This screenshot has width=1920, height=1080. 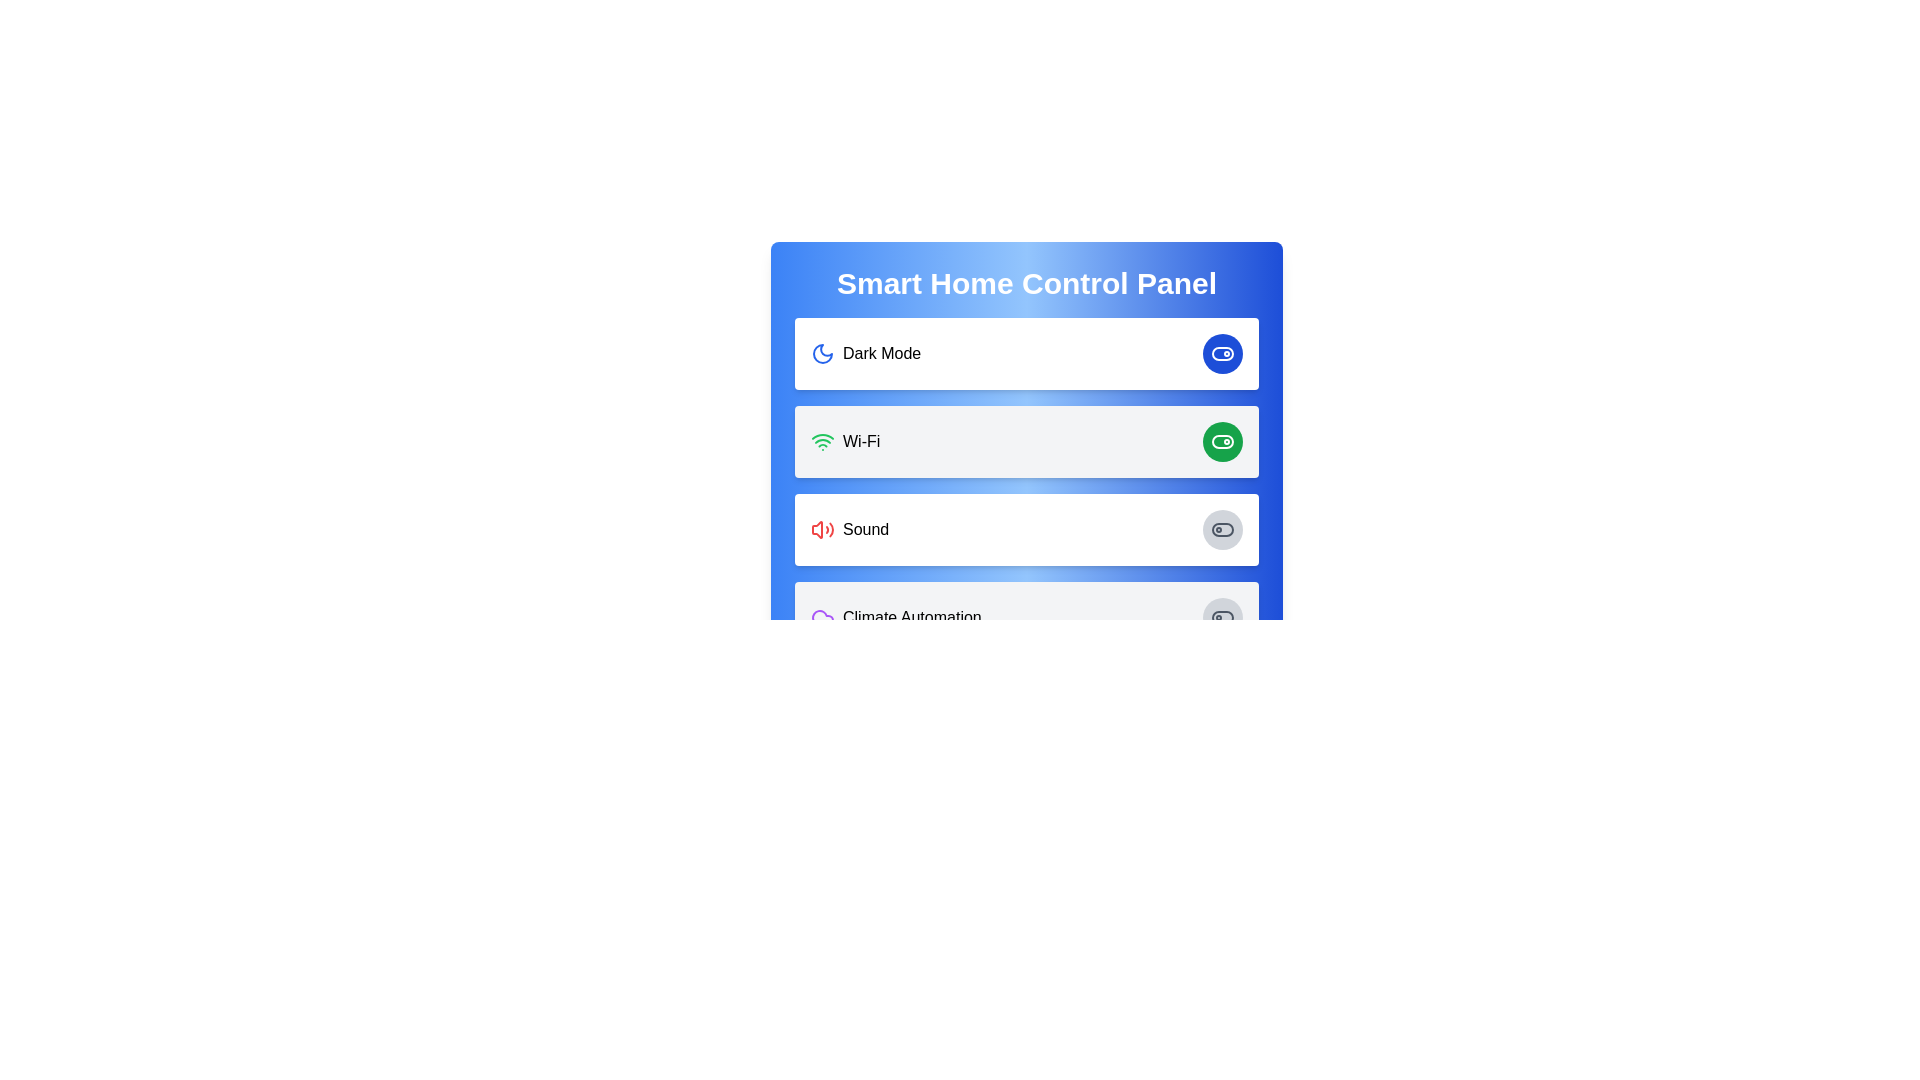 I want to click on the text label that describes the dark mode setting option, which is located within a horizontal layout next to a crescent moon icon, so click(x=881, y=353).